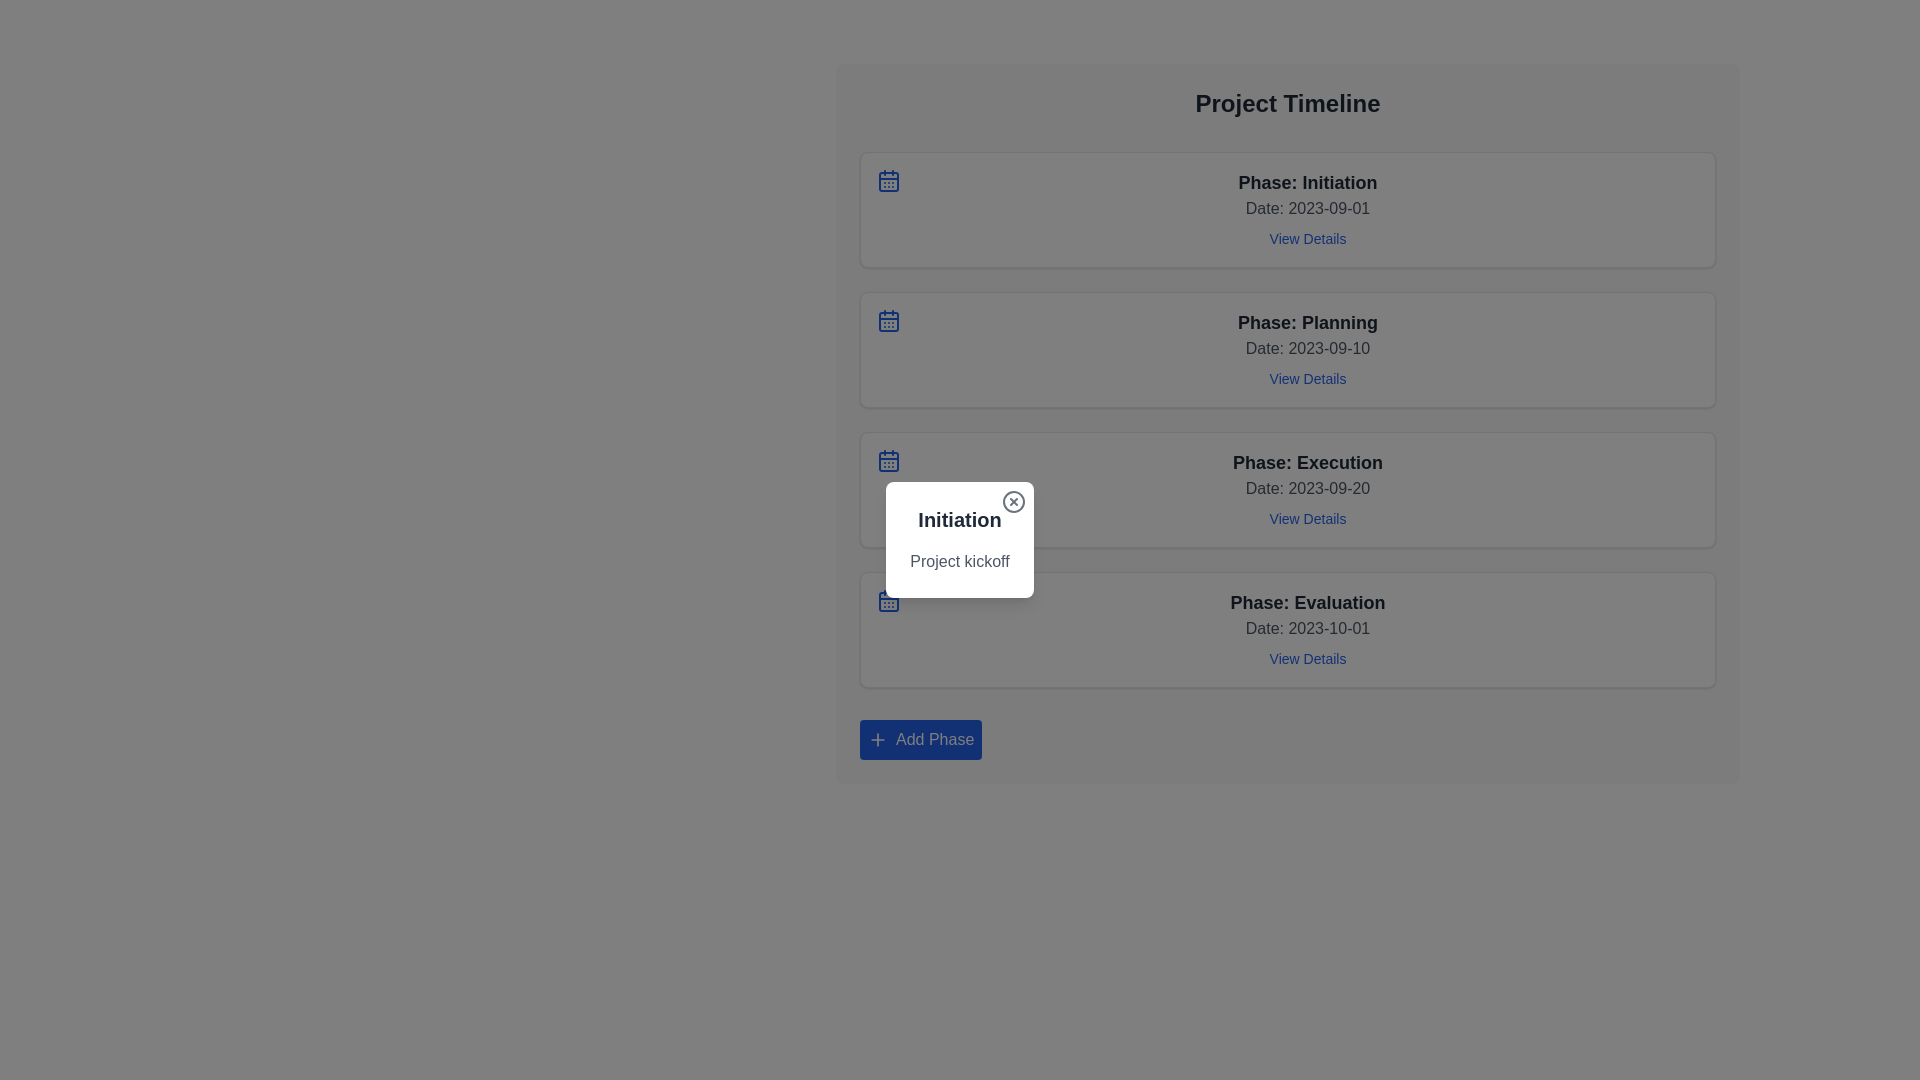  Describe the element at coordinates (1308, 518) in the screenshot. I see `the 'View Details' hyperlink, which is styled with a small font size and blue color, to trigger the underline effect` at that location.